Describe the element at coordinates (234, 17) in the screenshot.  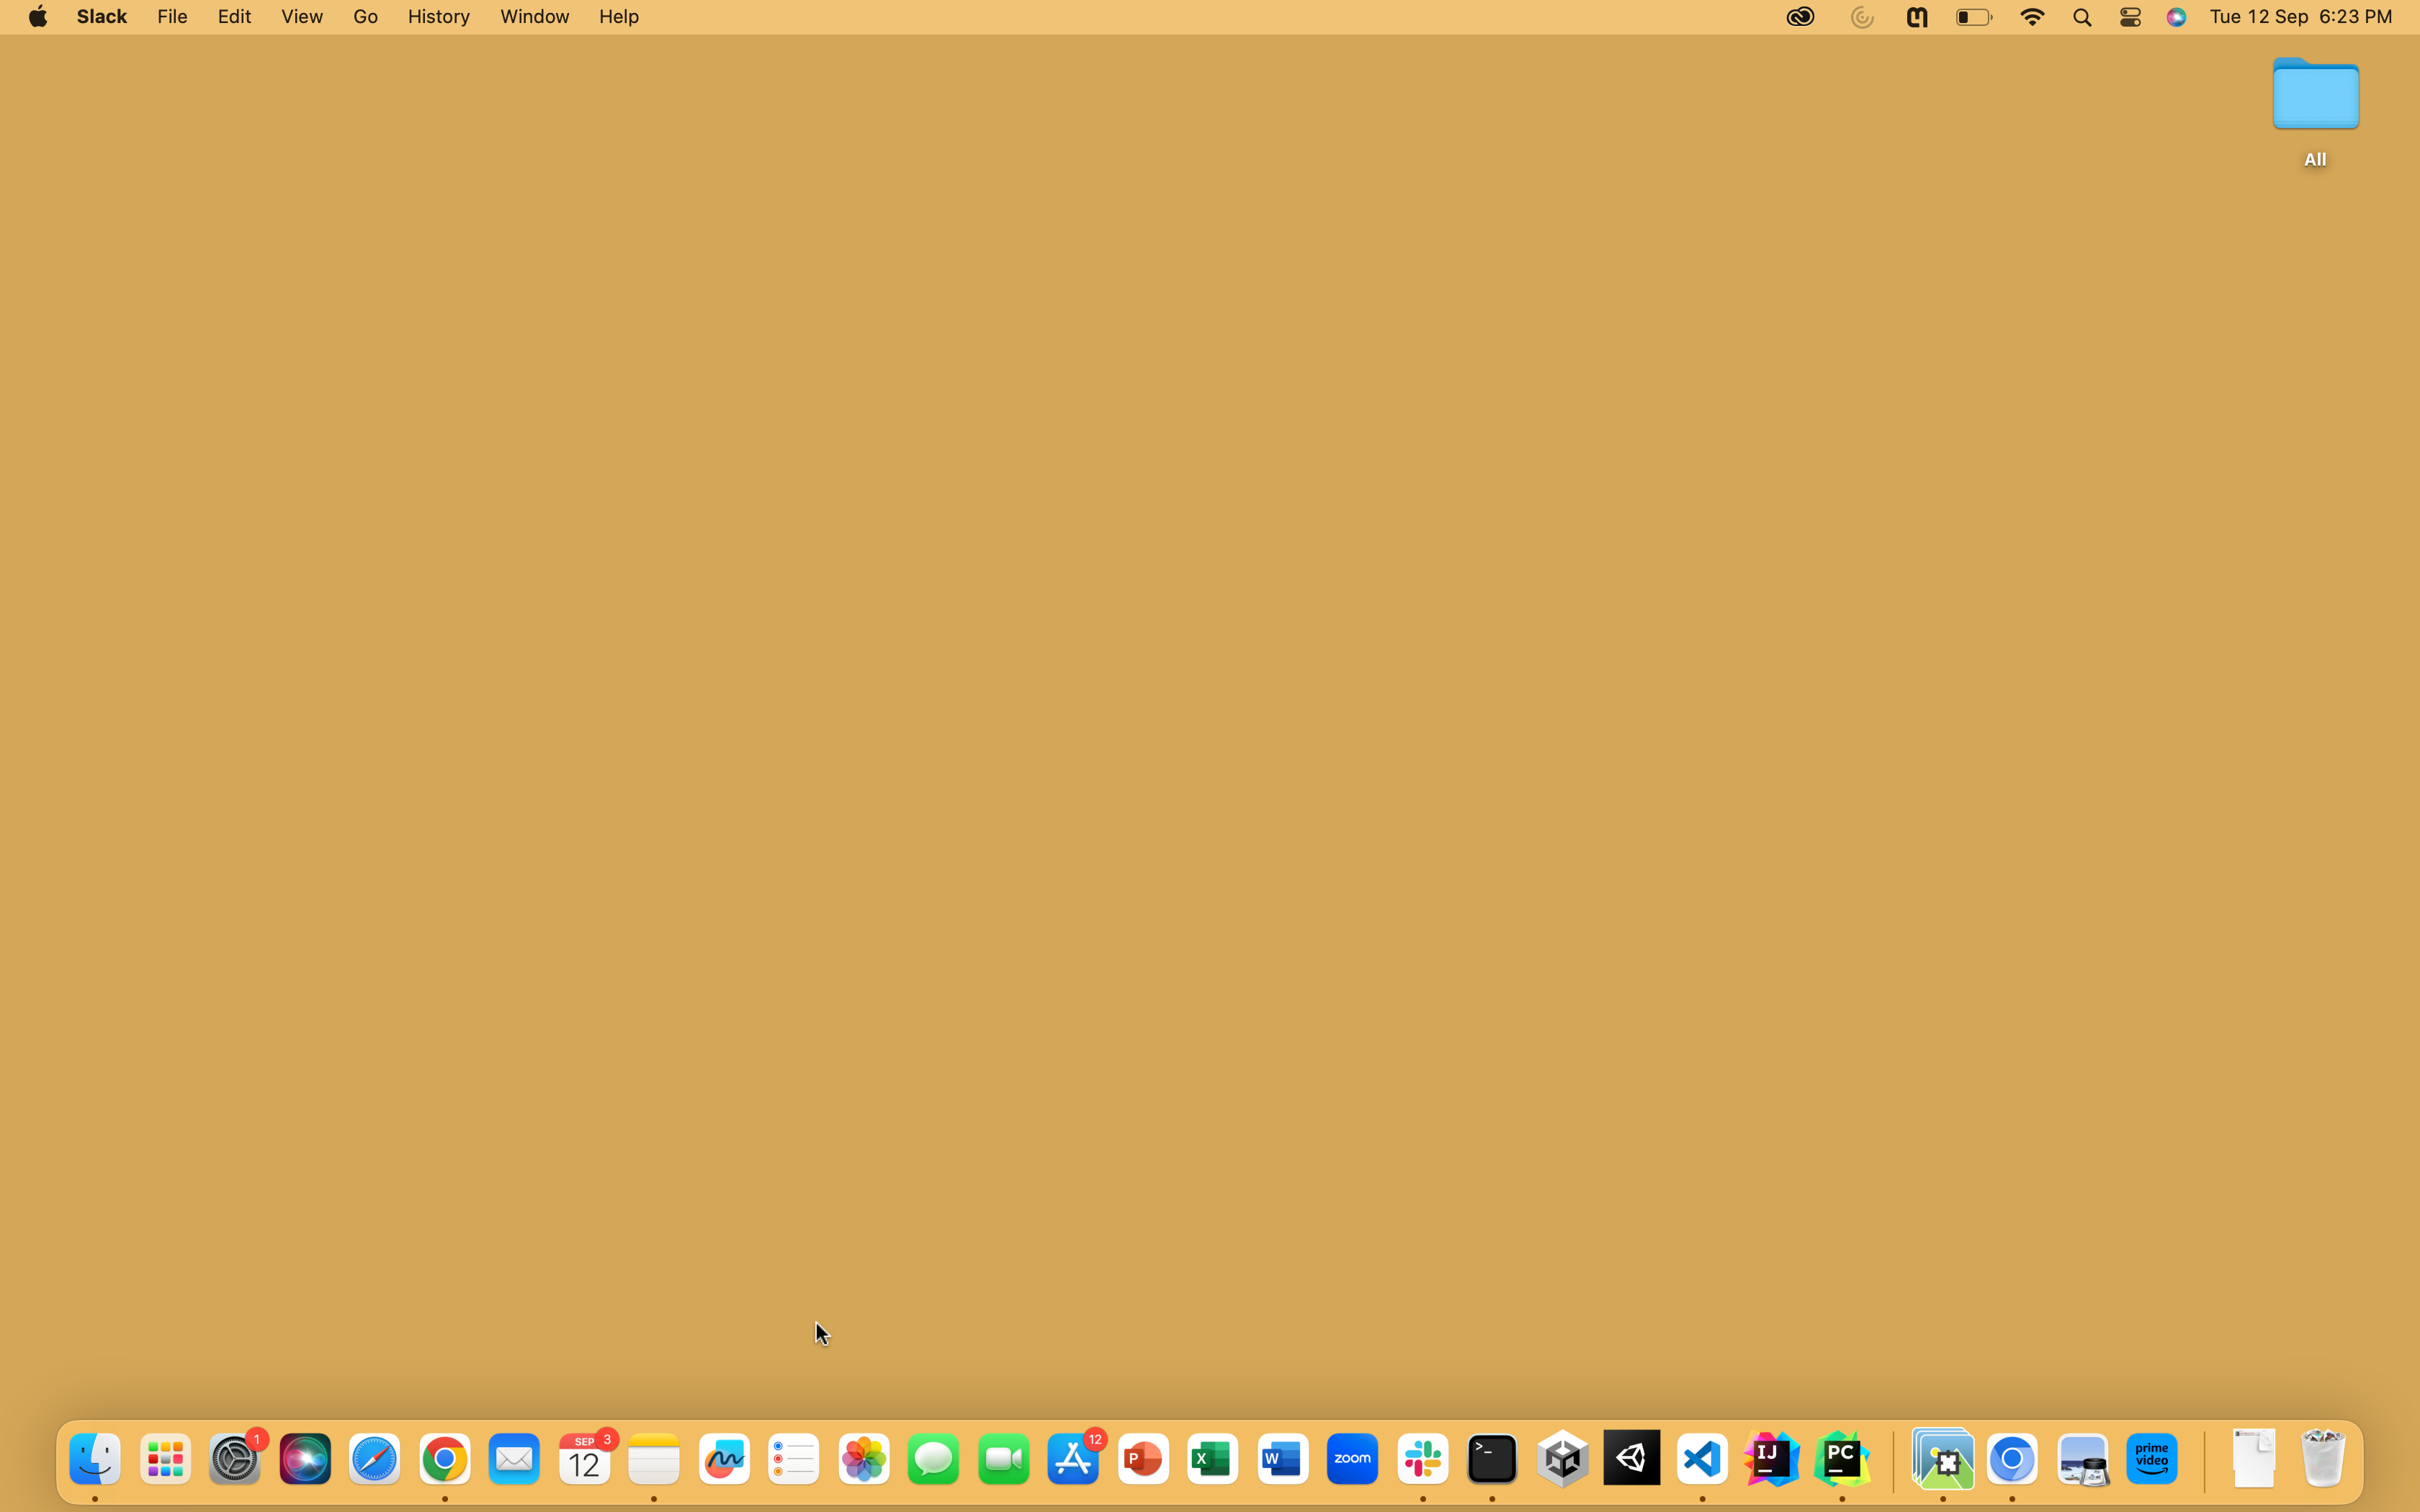
I see `the Edit Options menu` at that location.